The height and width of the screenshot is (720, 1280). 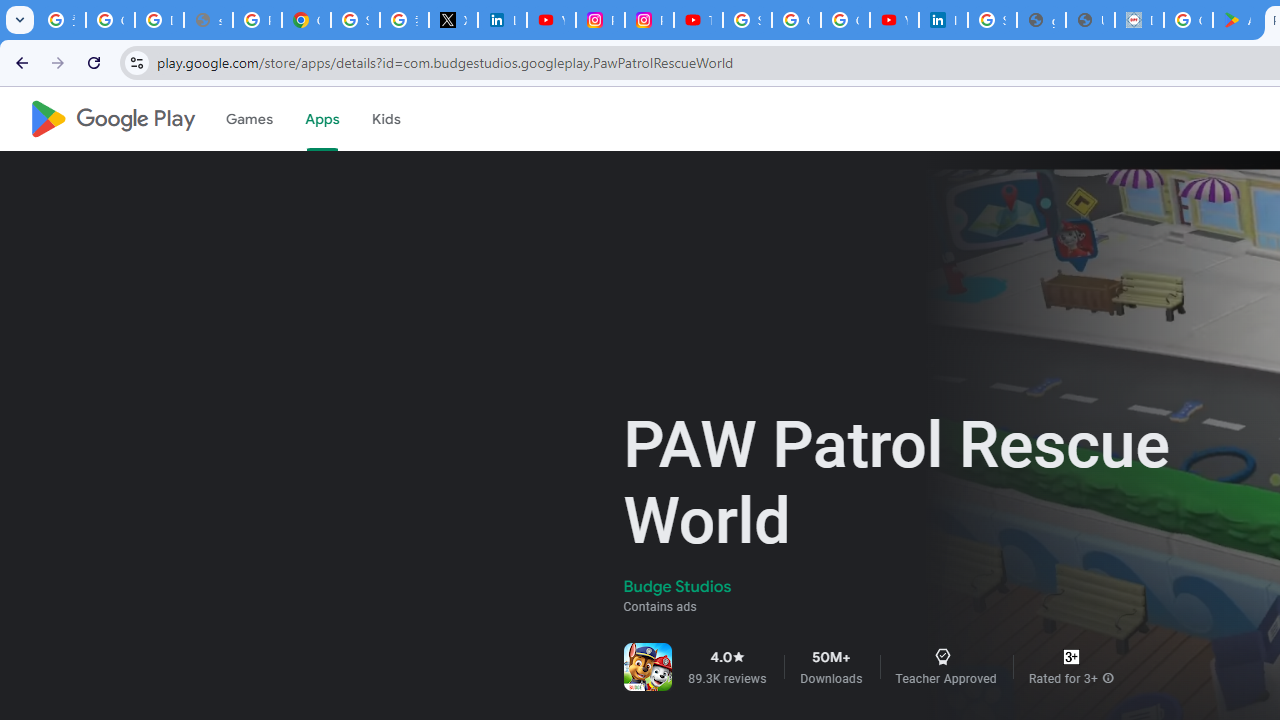 I want to click on 'Budge Studios', so click(x=677, y=585).